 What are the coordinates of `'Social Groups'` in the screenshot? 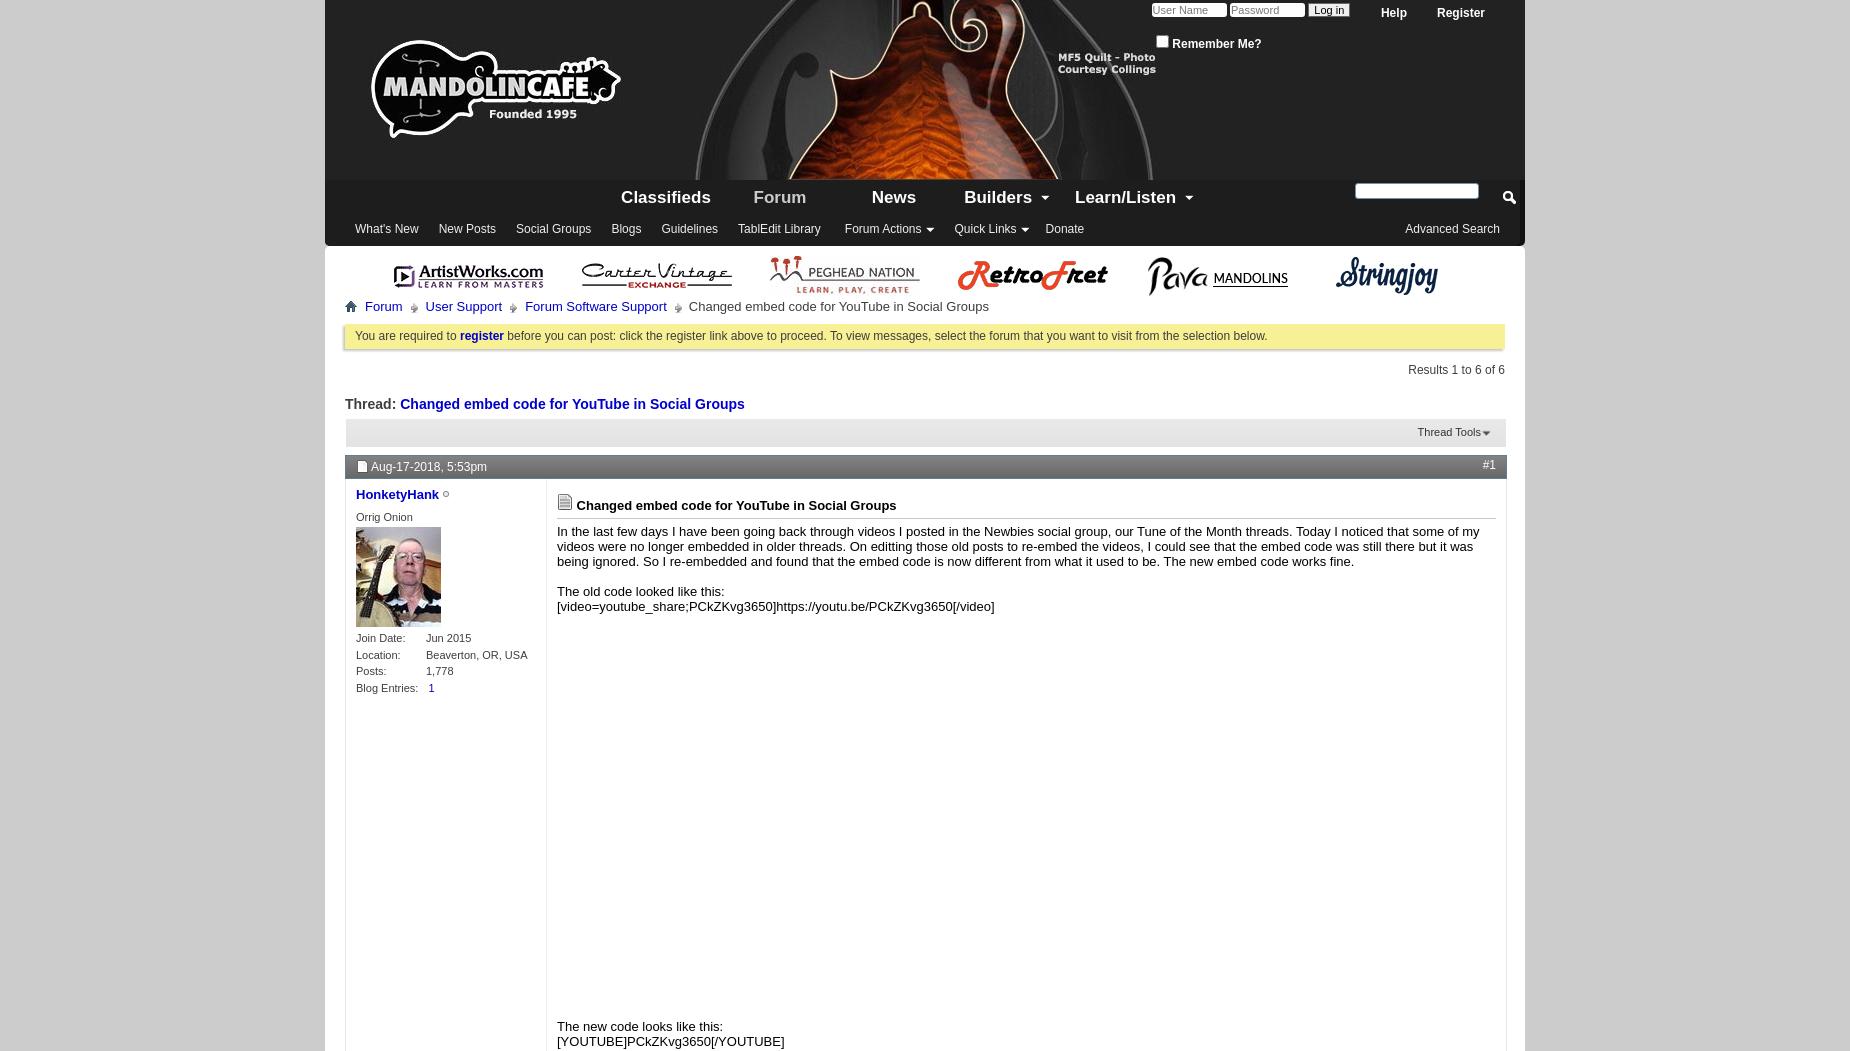 It's located at (515, 228).